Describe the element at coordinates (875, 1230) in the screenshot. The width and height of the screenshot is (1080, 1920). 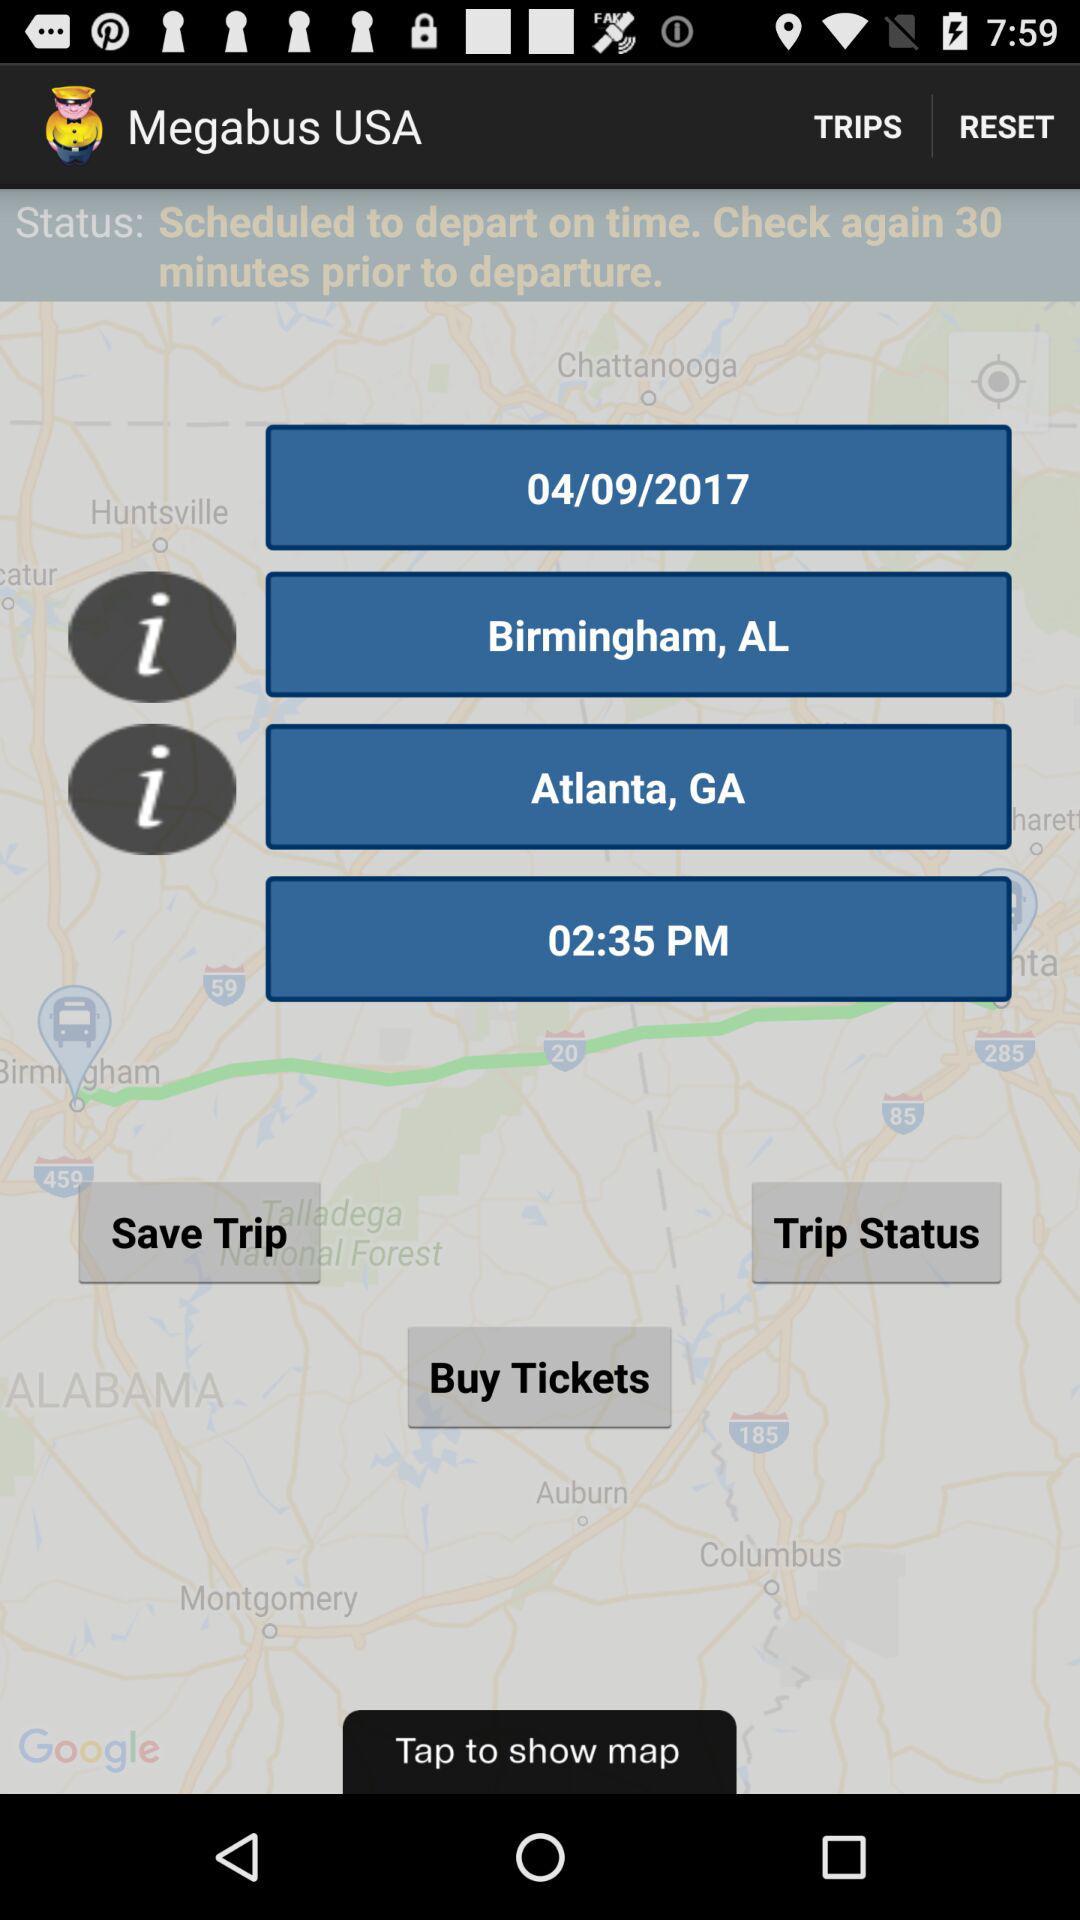
I see `trip status item` at that location.